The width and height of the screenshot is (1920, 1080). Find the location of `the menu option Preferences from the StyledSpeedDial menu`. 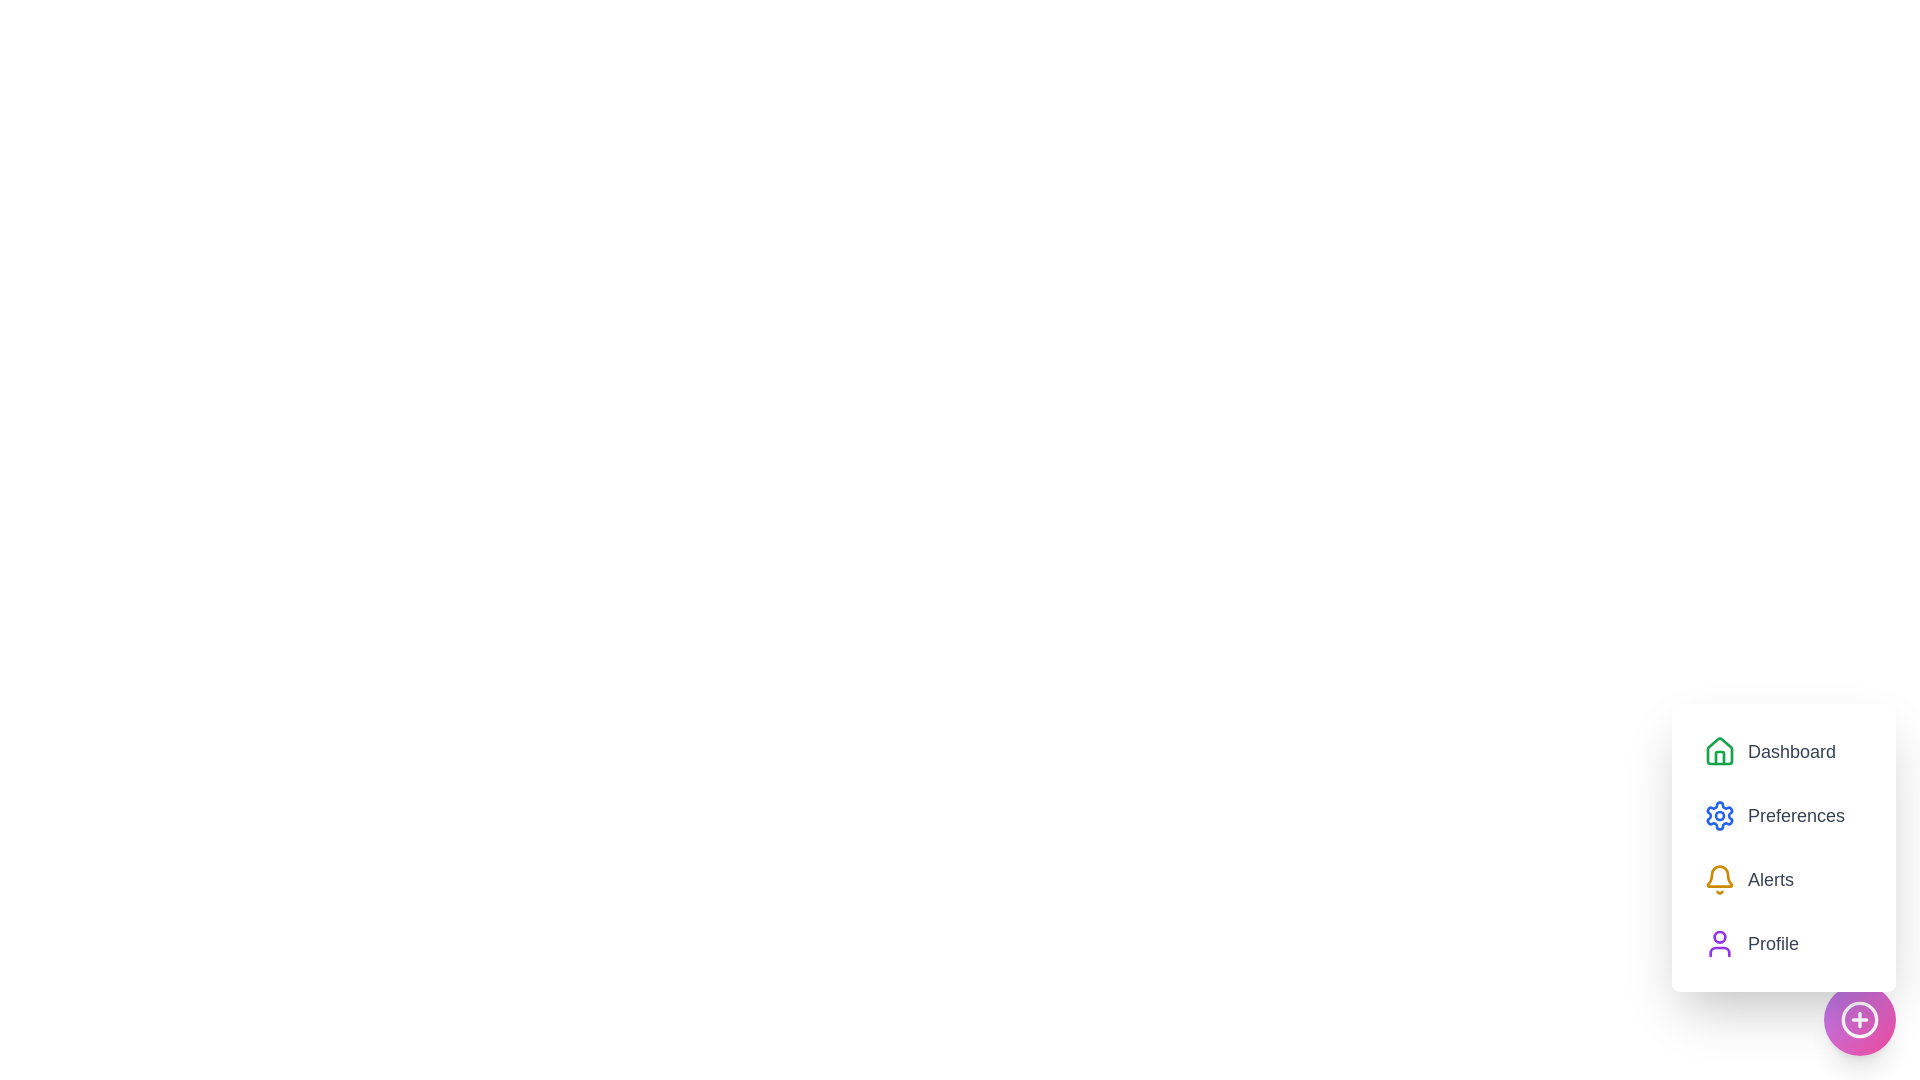

the menu option Preferences from the StyledSpeedDial menu is located at coordinates (1774, 816).